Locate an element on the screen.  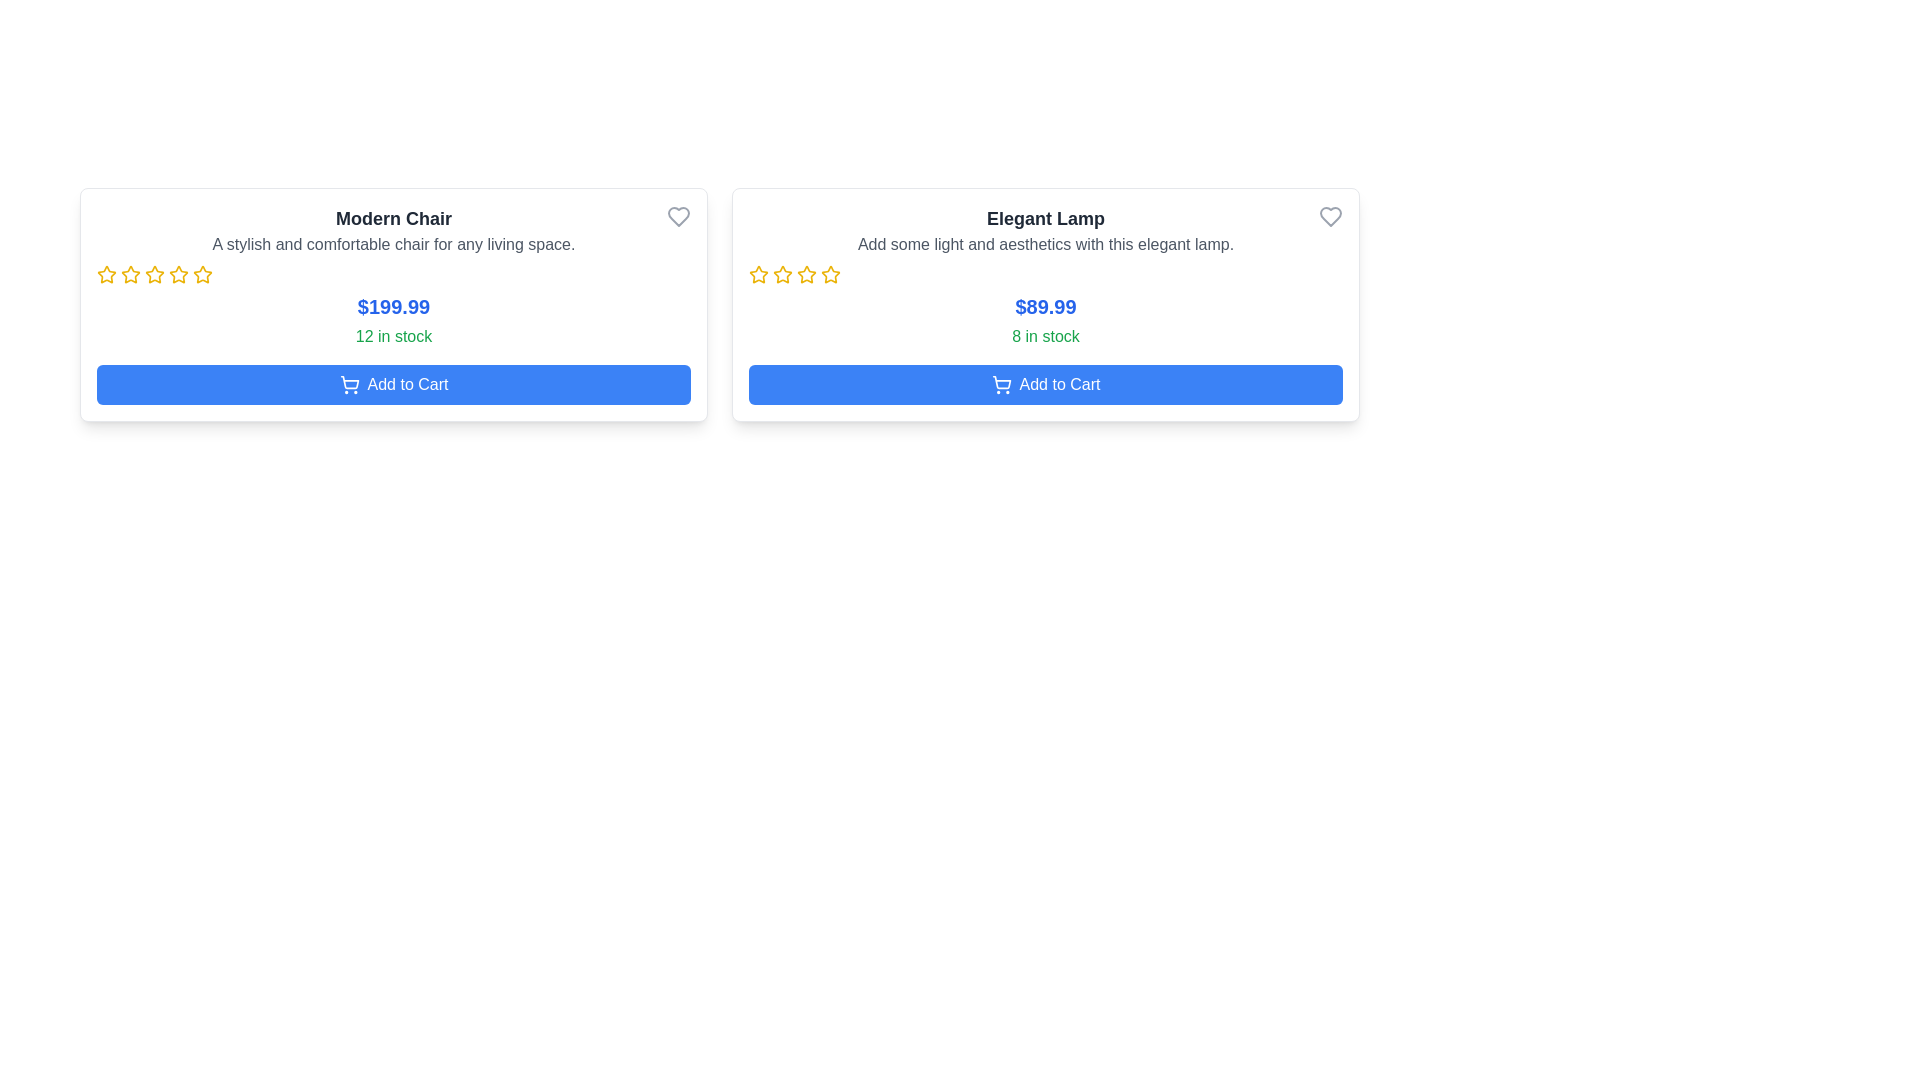
second star icon in the product rating section for visual information, which is a bright yellow outlined star beneath the title 'Modern Chair' is located at coordinates (129, 274).